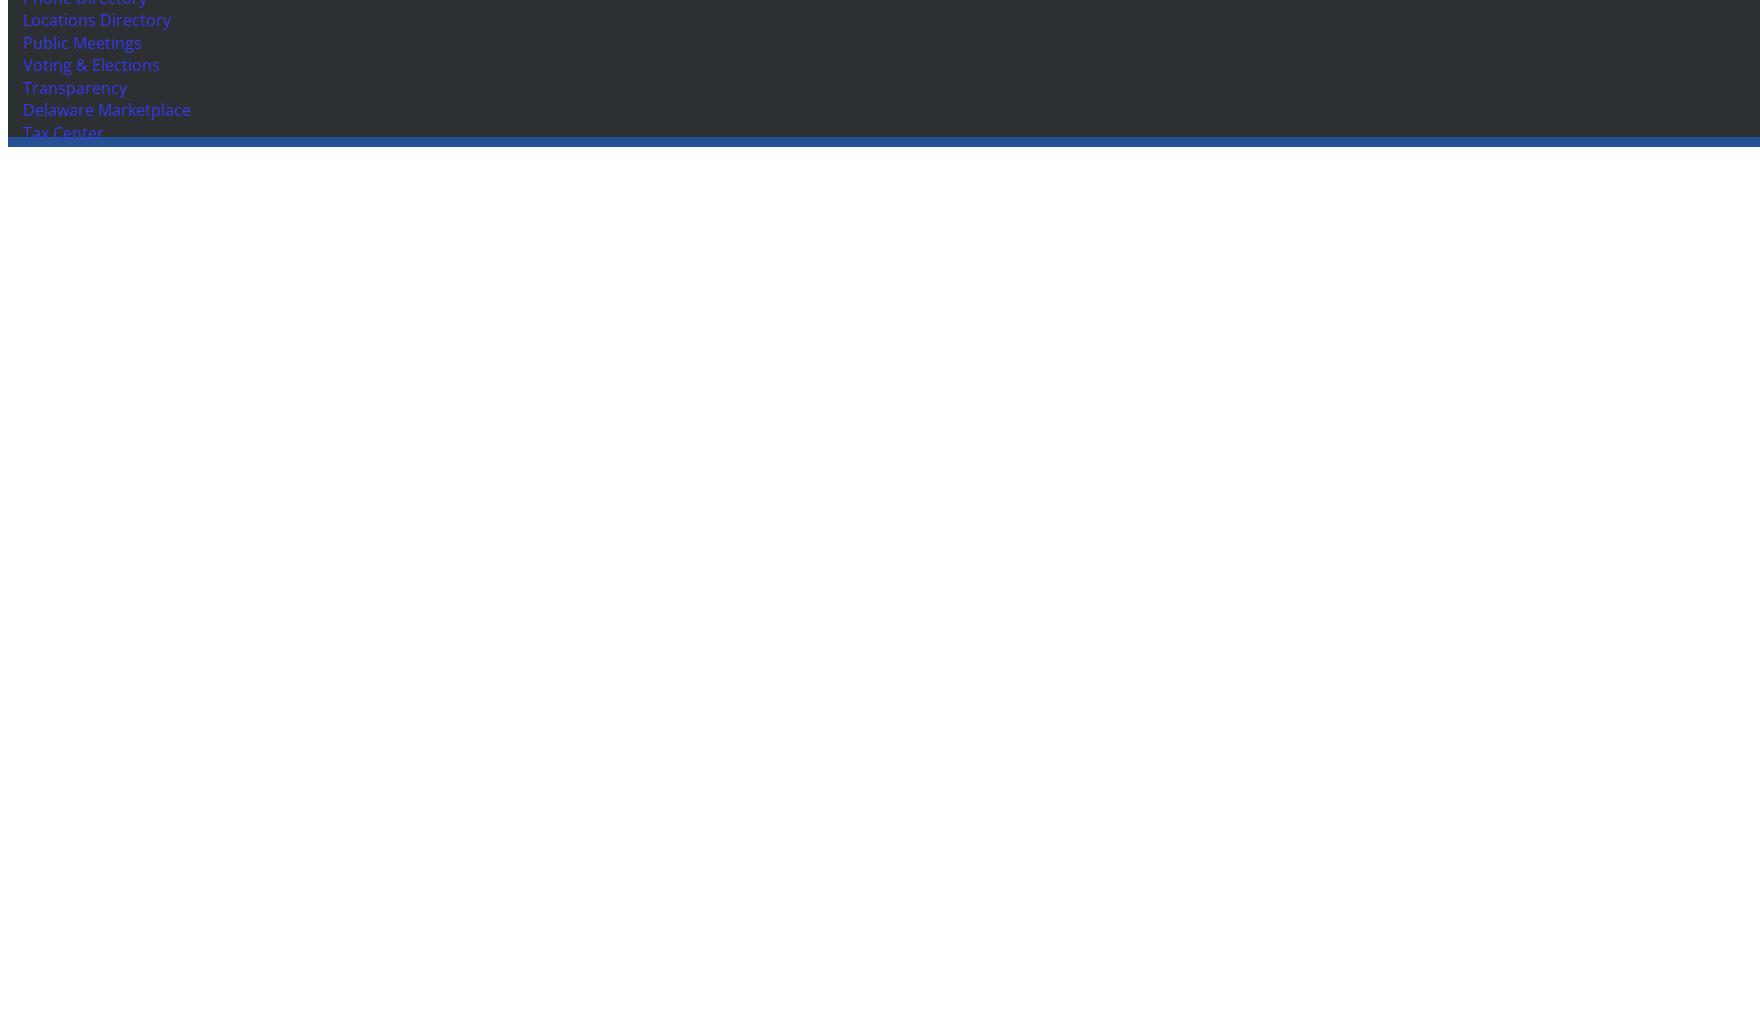  I want to click on 'Help Center', so click(63, 371).